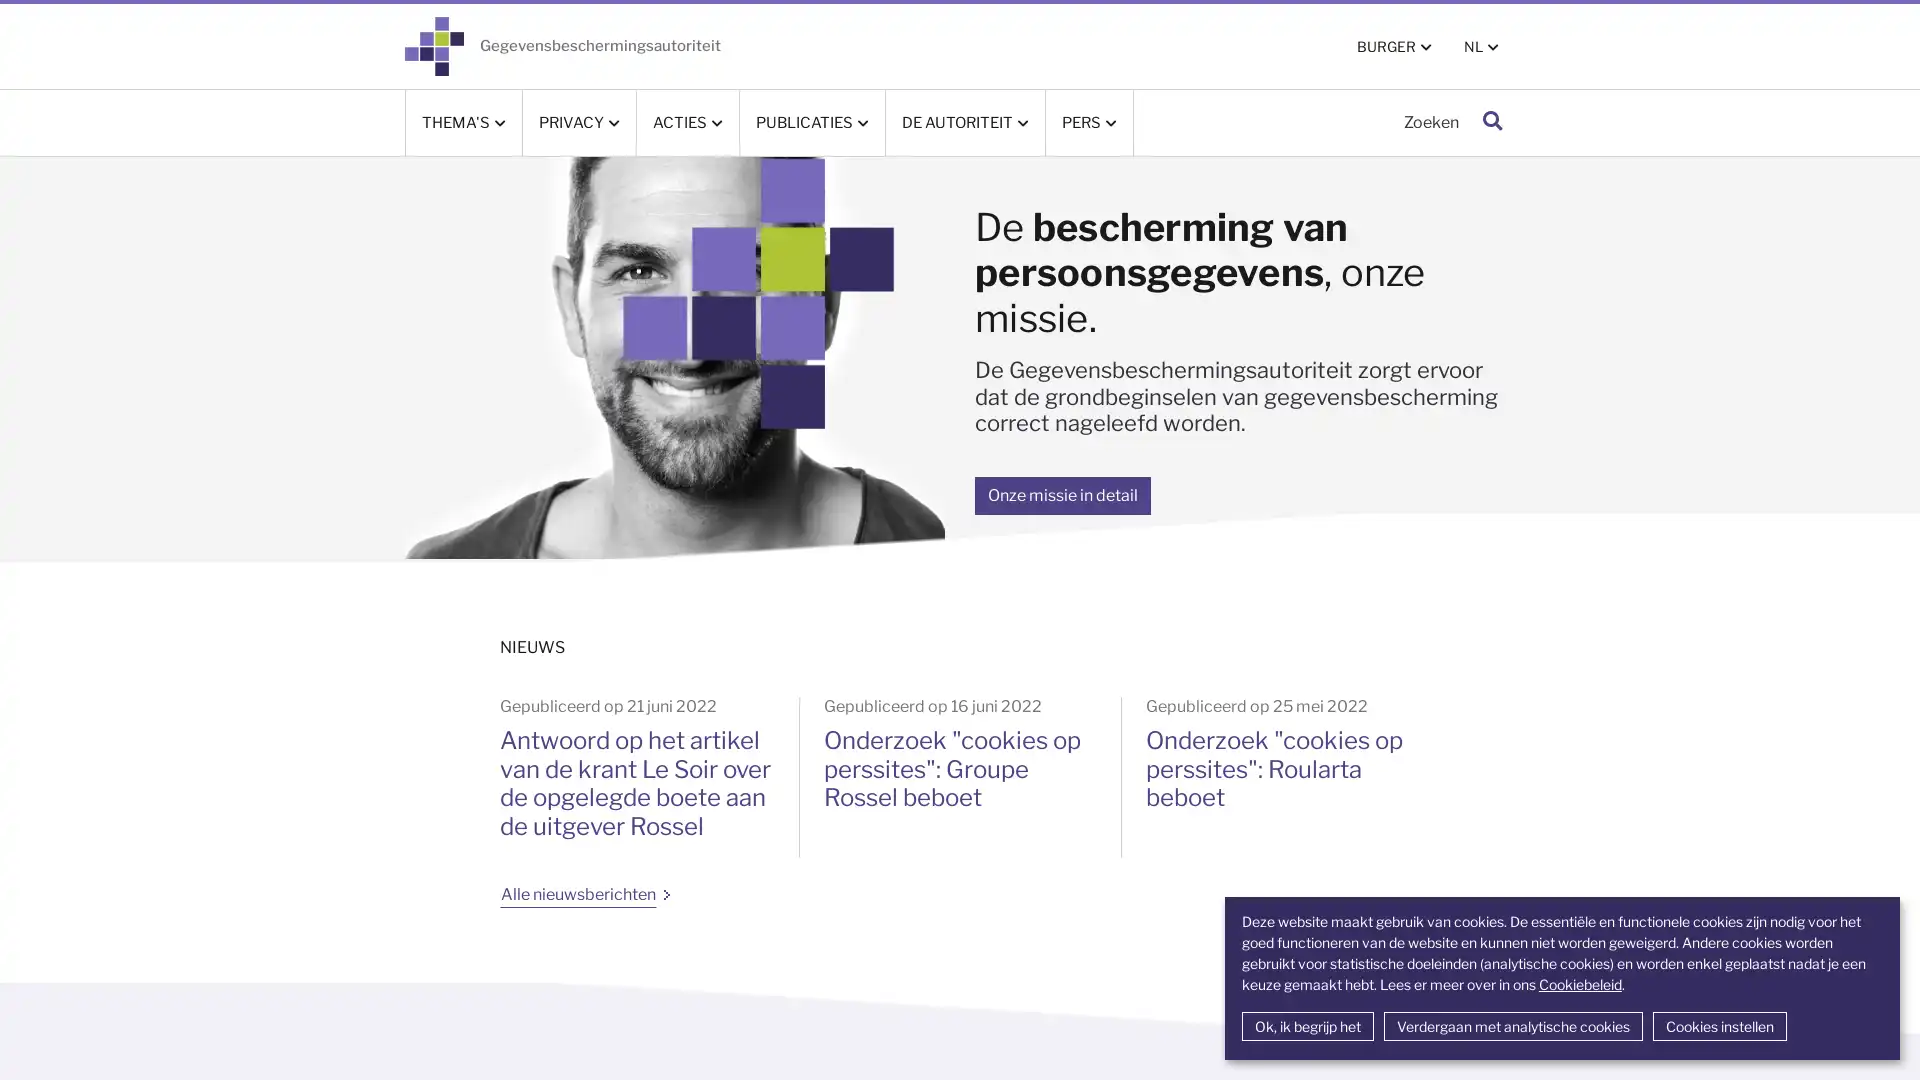 Image resolution: width=1920 pixels, height=1080 pixels. Describe the element at coordinates (1492, 122) in the screenshot. I see `Zoeken` at that location.